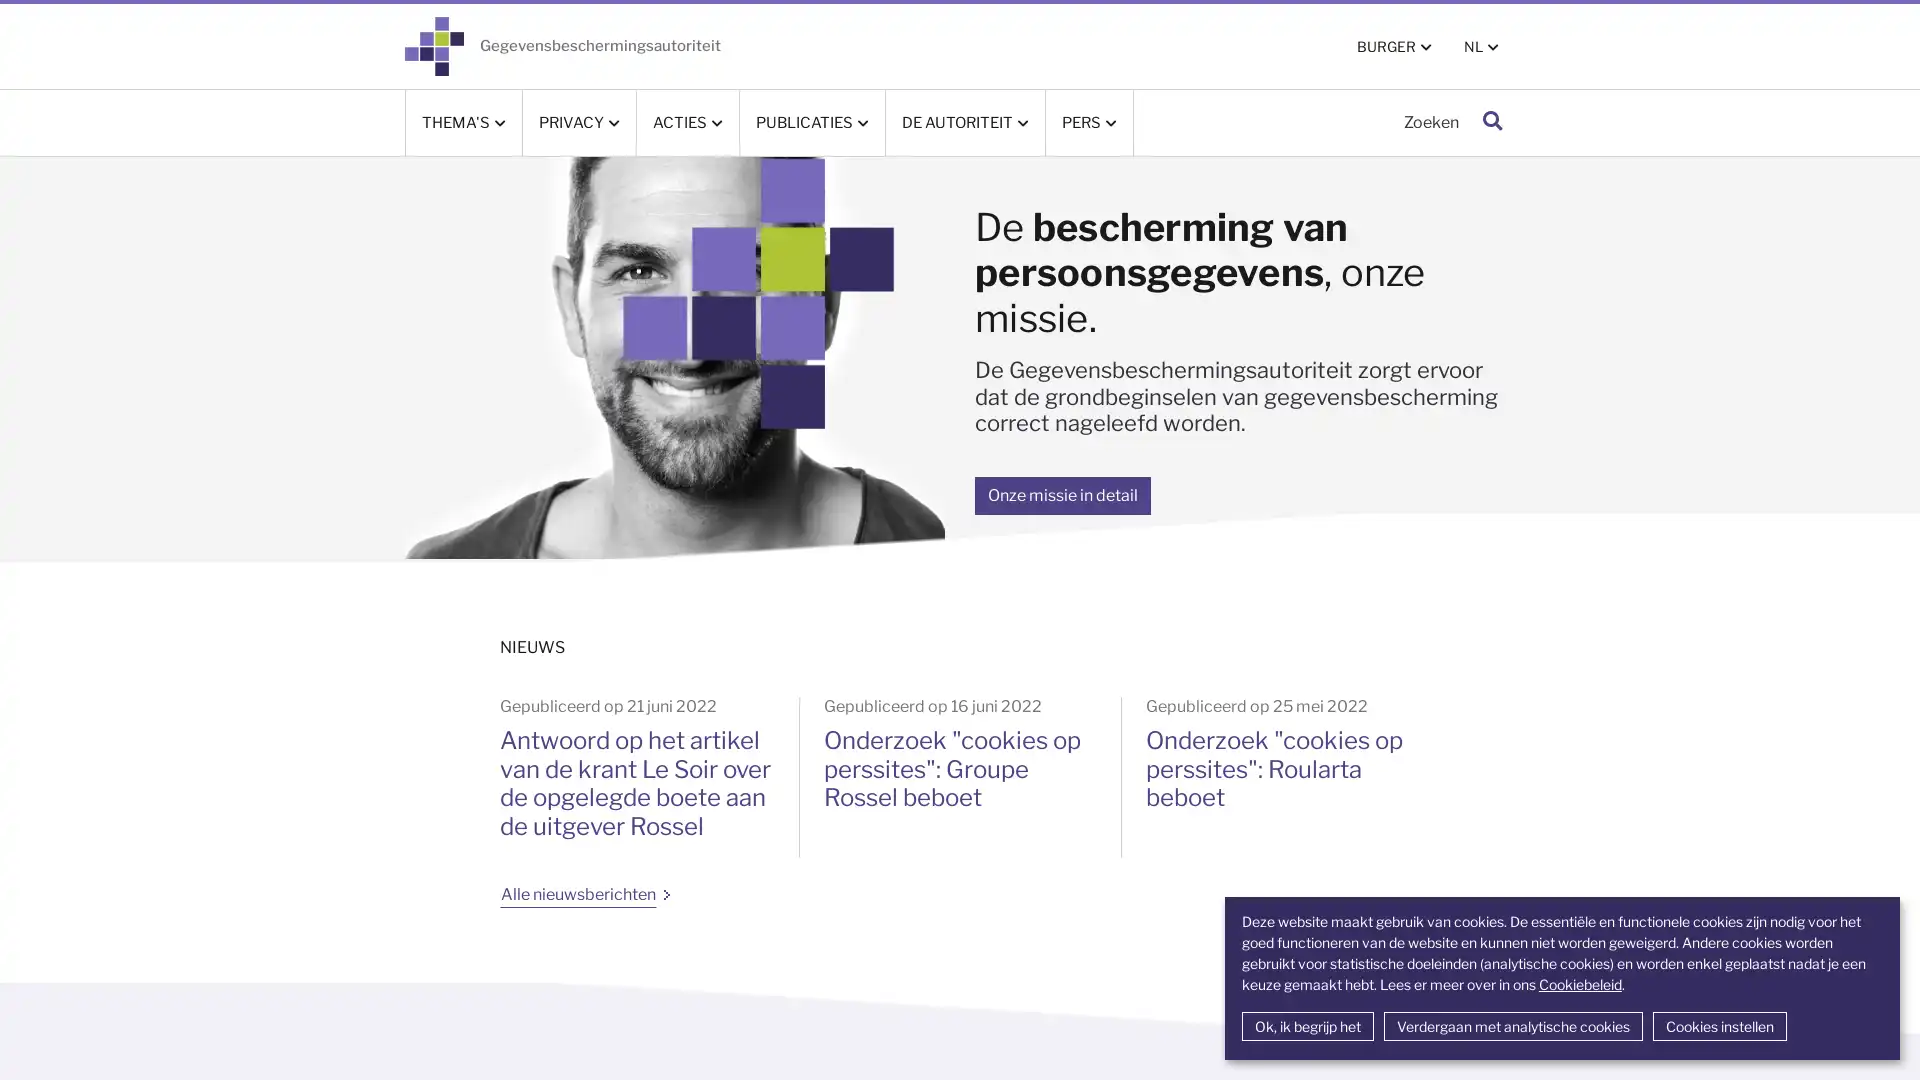 Image resolution: width=1920 pixels, height=1080 pixels. Describe the element at coordinates (1492, 122) in the screenshot. I see `Zoeken` at that location.